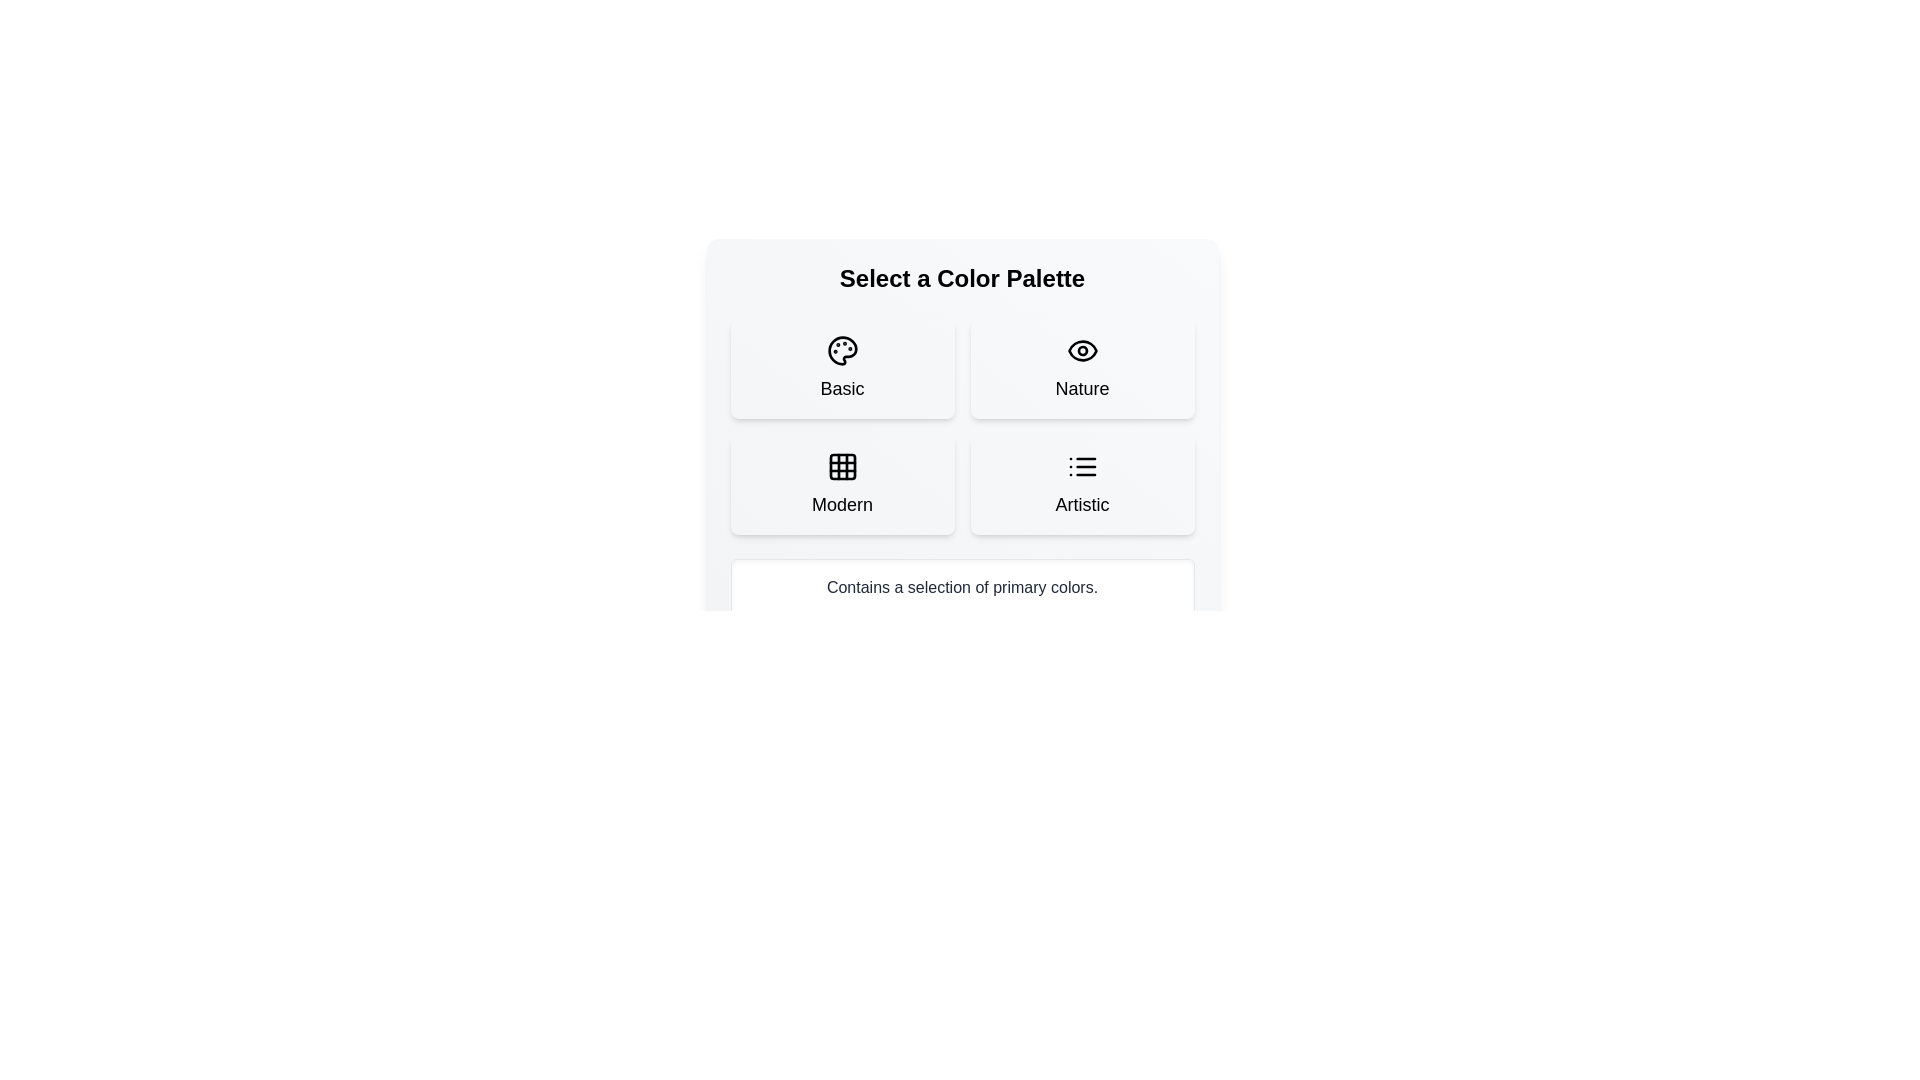 The width and height of the screenshot is (1920, 1080). I want to click on the palette button for Modern, so click(842, 485).